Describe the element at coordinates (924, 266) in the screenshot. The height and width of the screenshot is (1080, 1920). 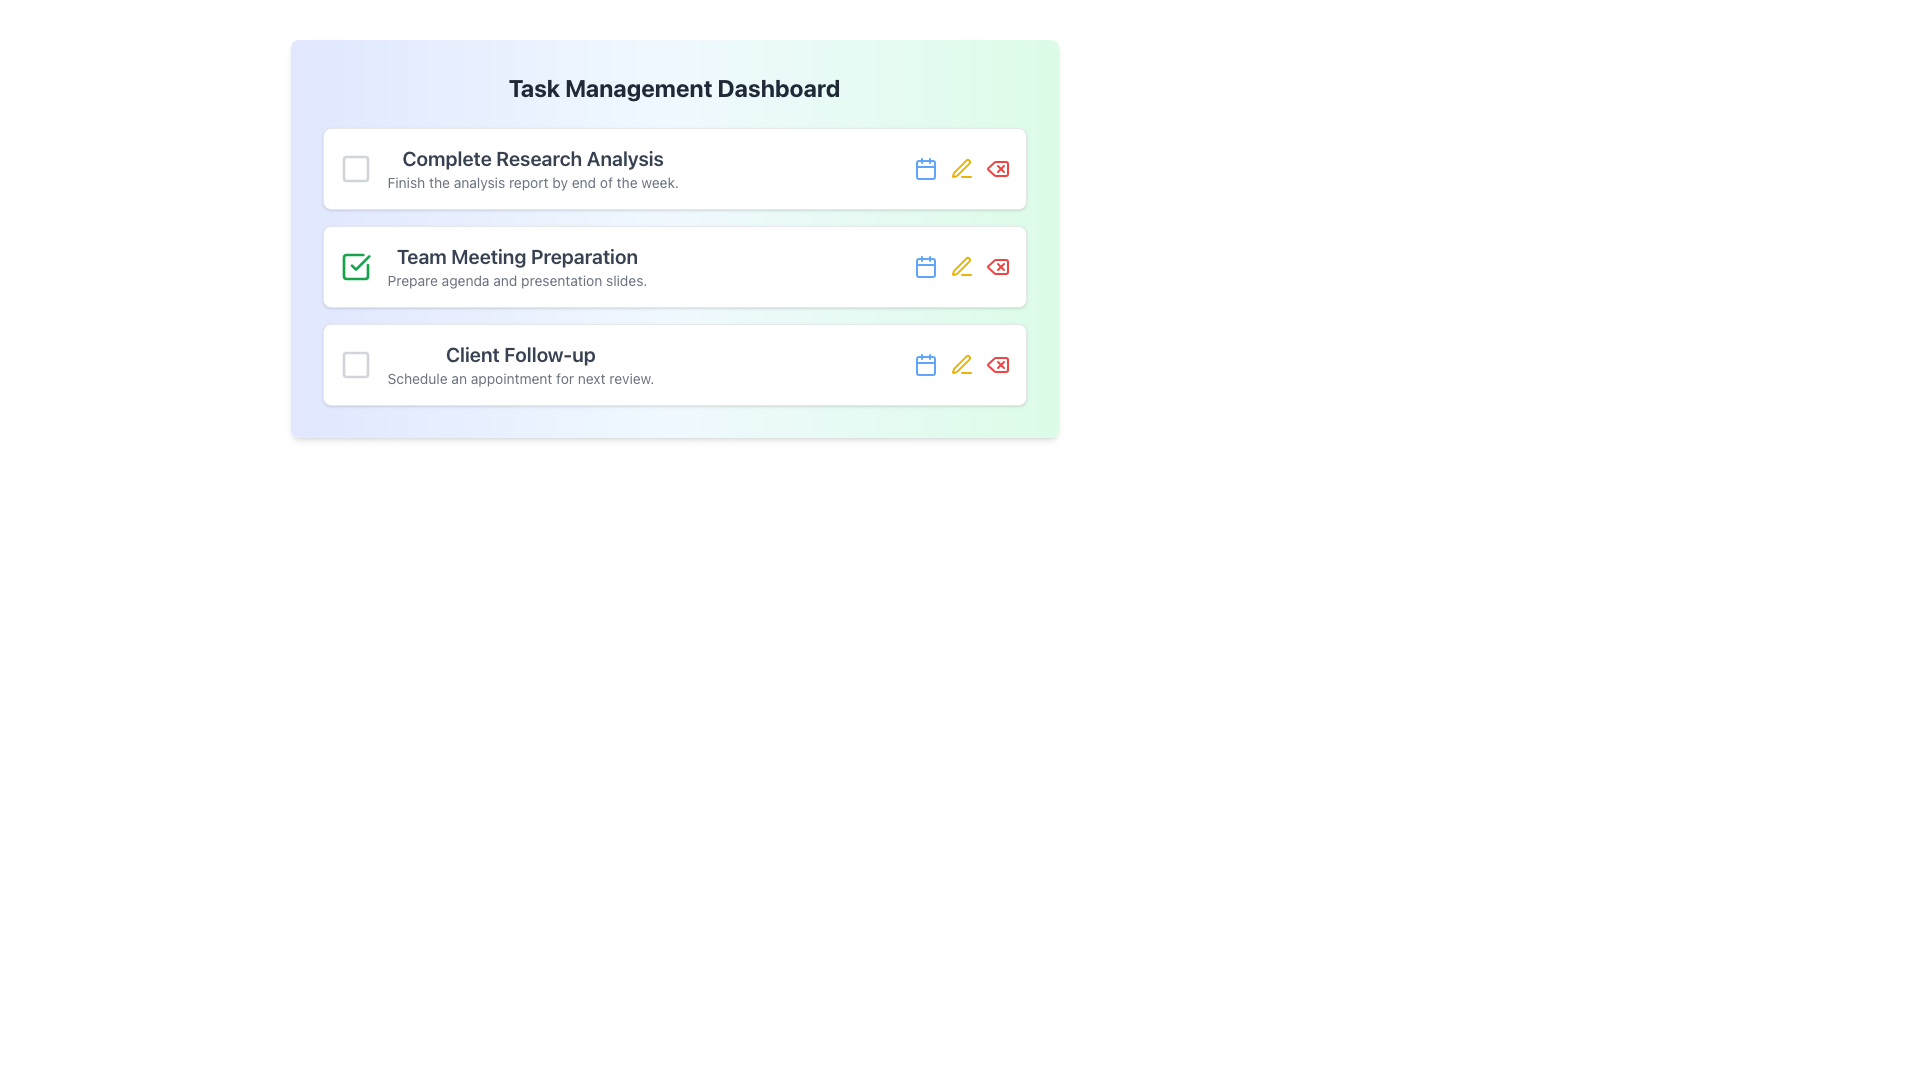
I see `the calendar SVG icon located to the right of 'Team Meeting Preparation' in the second item's action set` at that location.